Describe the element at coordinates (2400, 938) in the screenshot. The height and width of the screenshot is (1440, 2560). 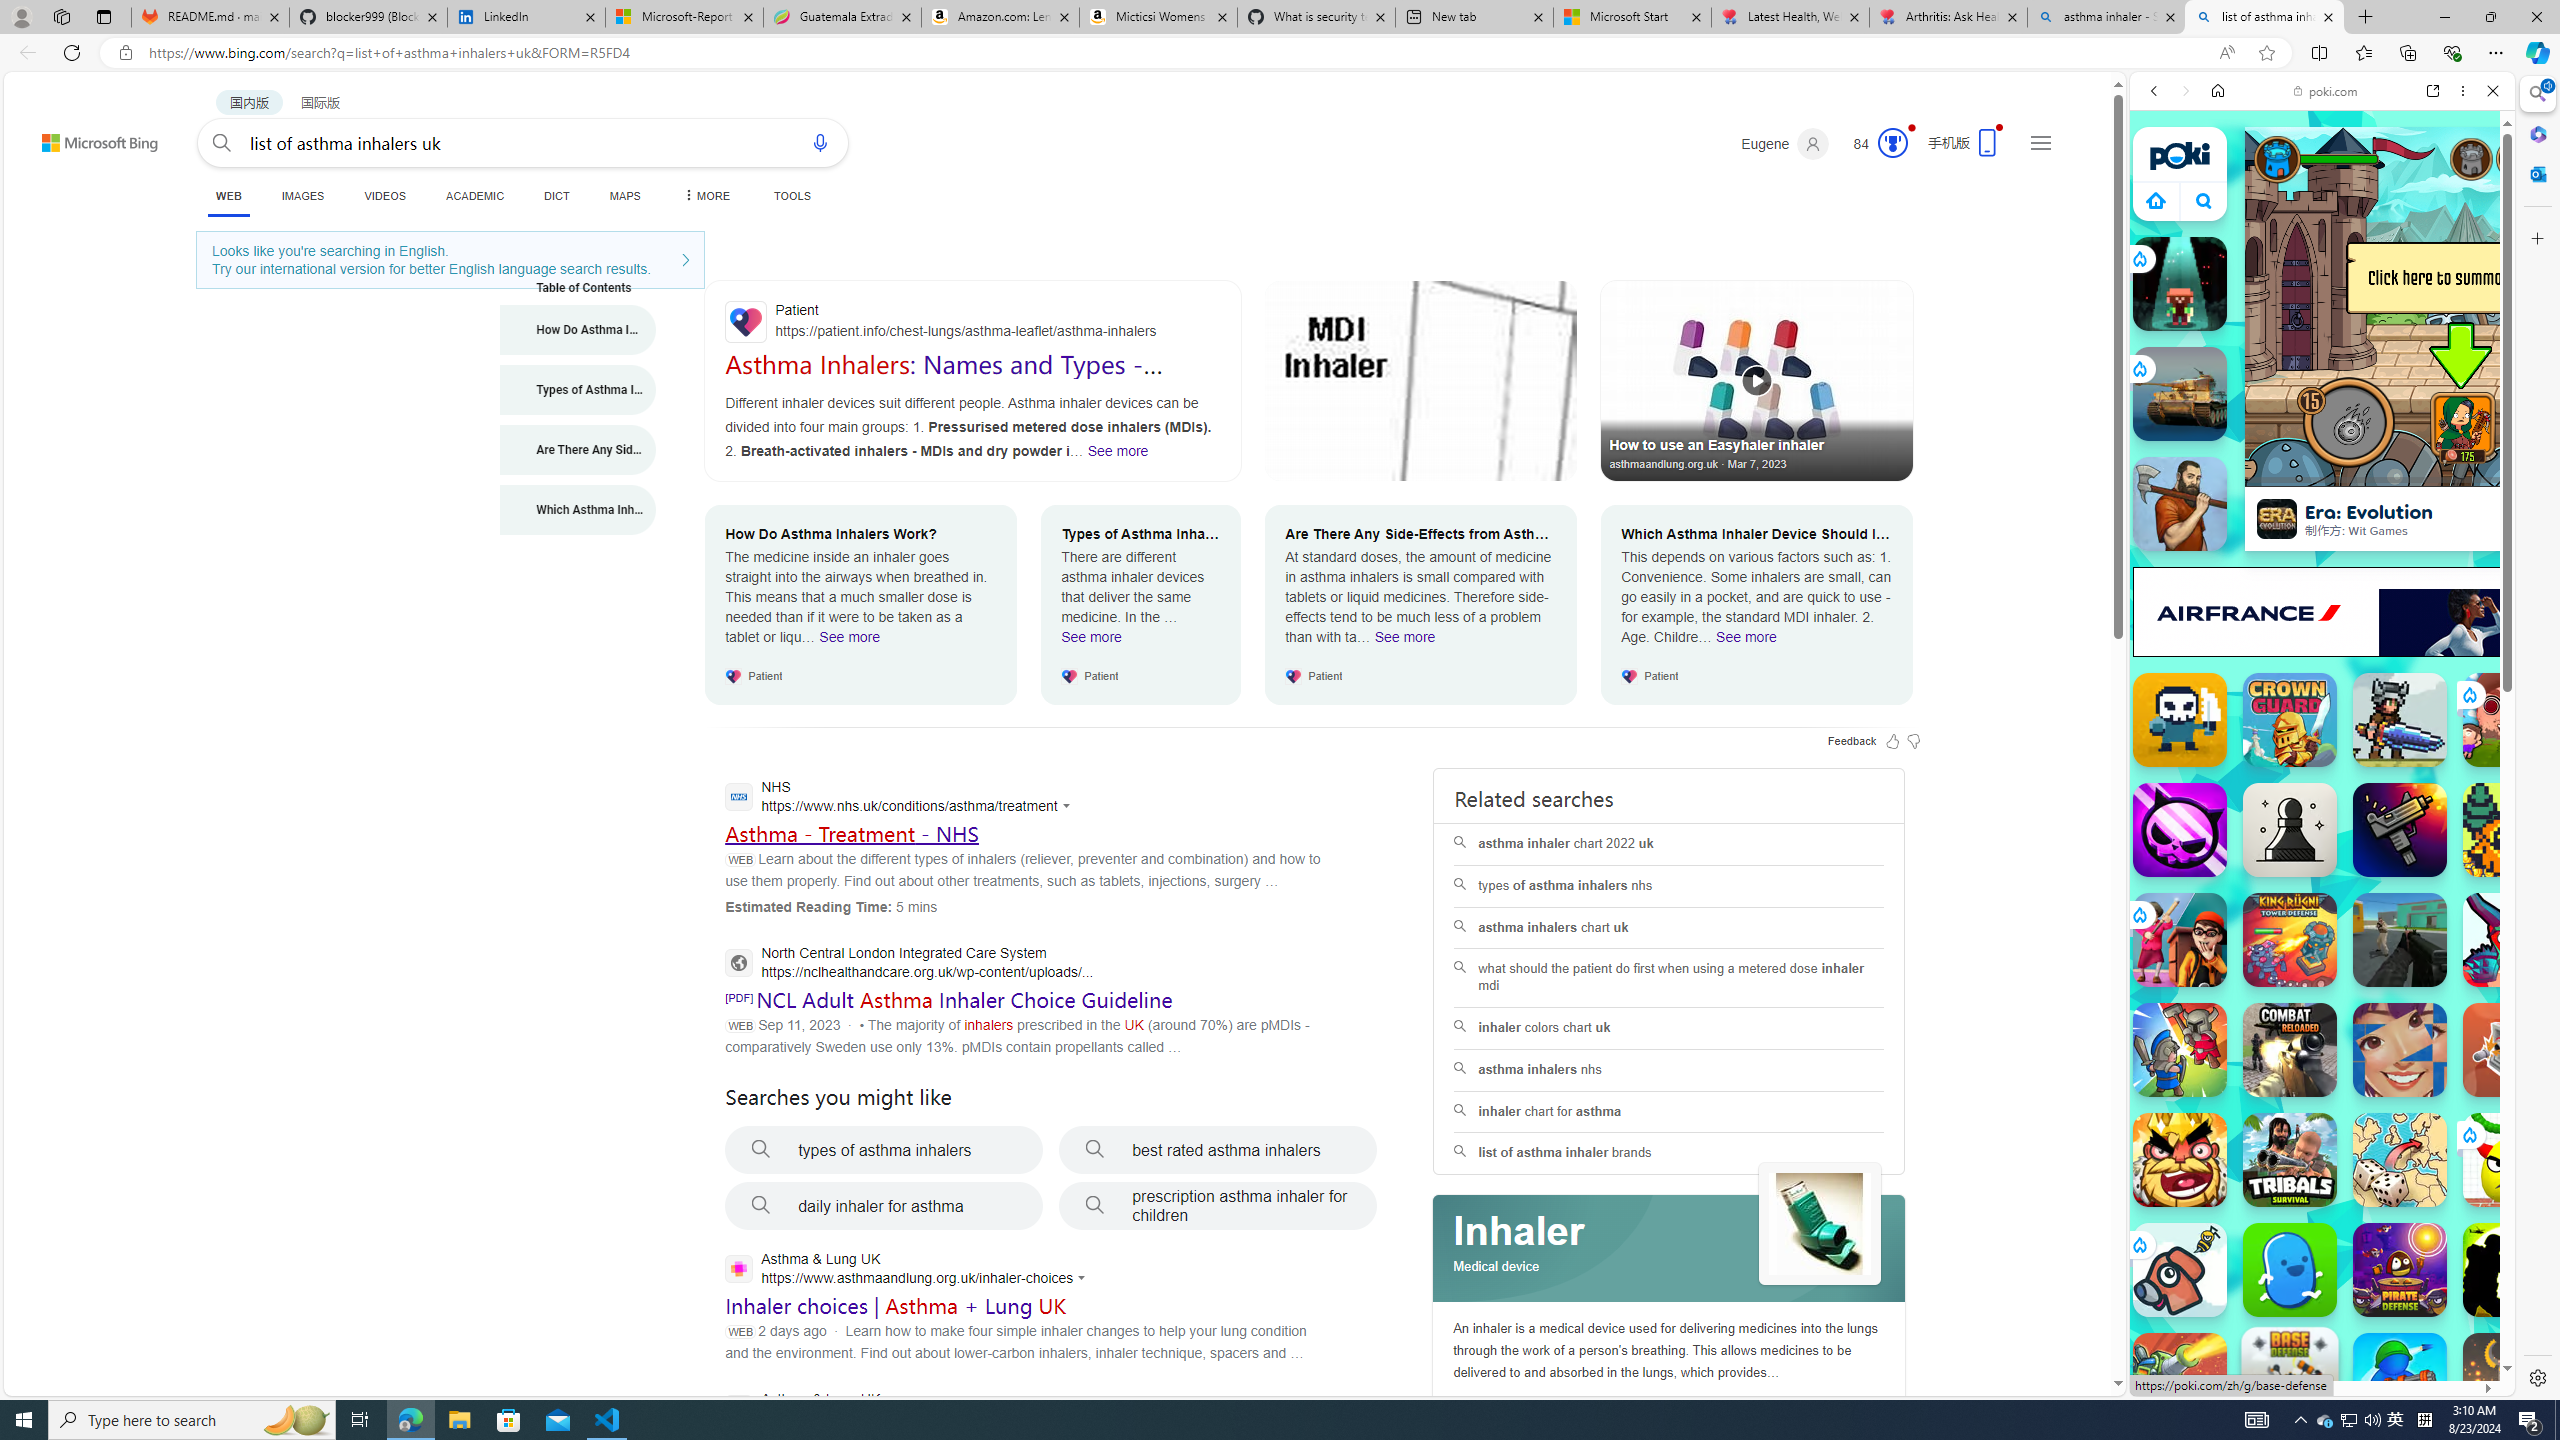
I see `'Combat Online Combat Online'` at that location.